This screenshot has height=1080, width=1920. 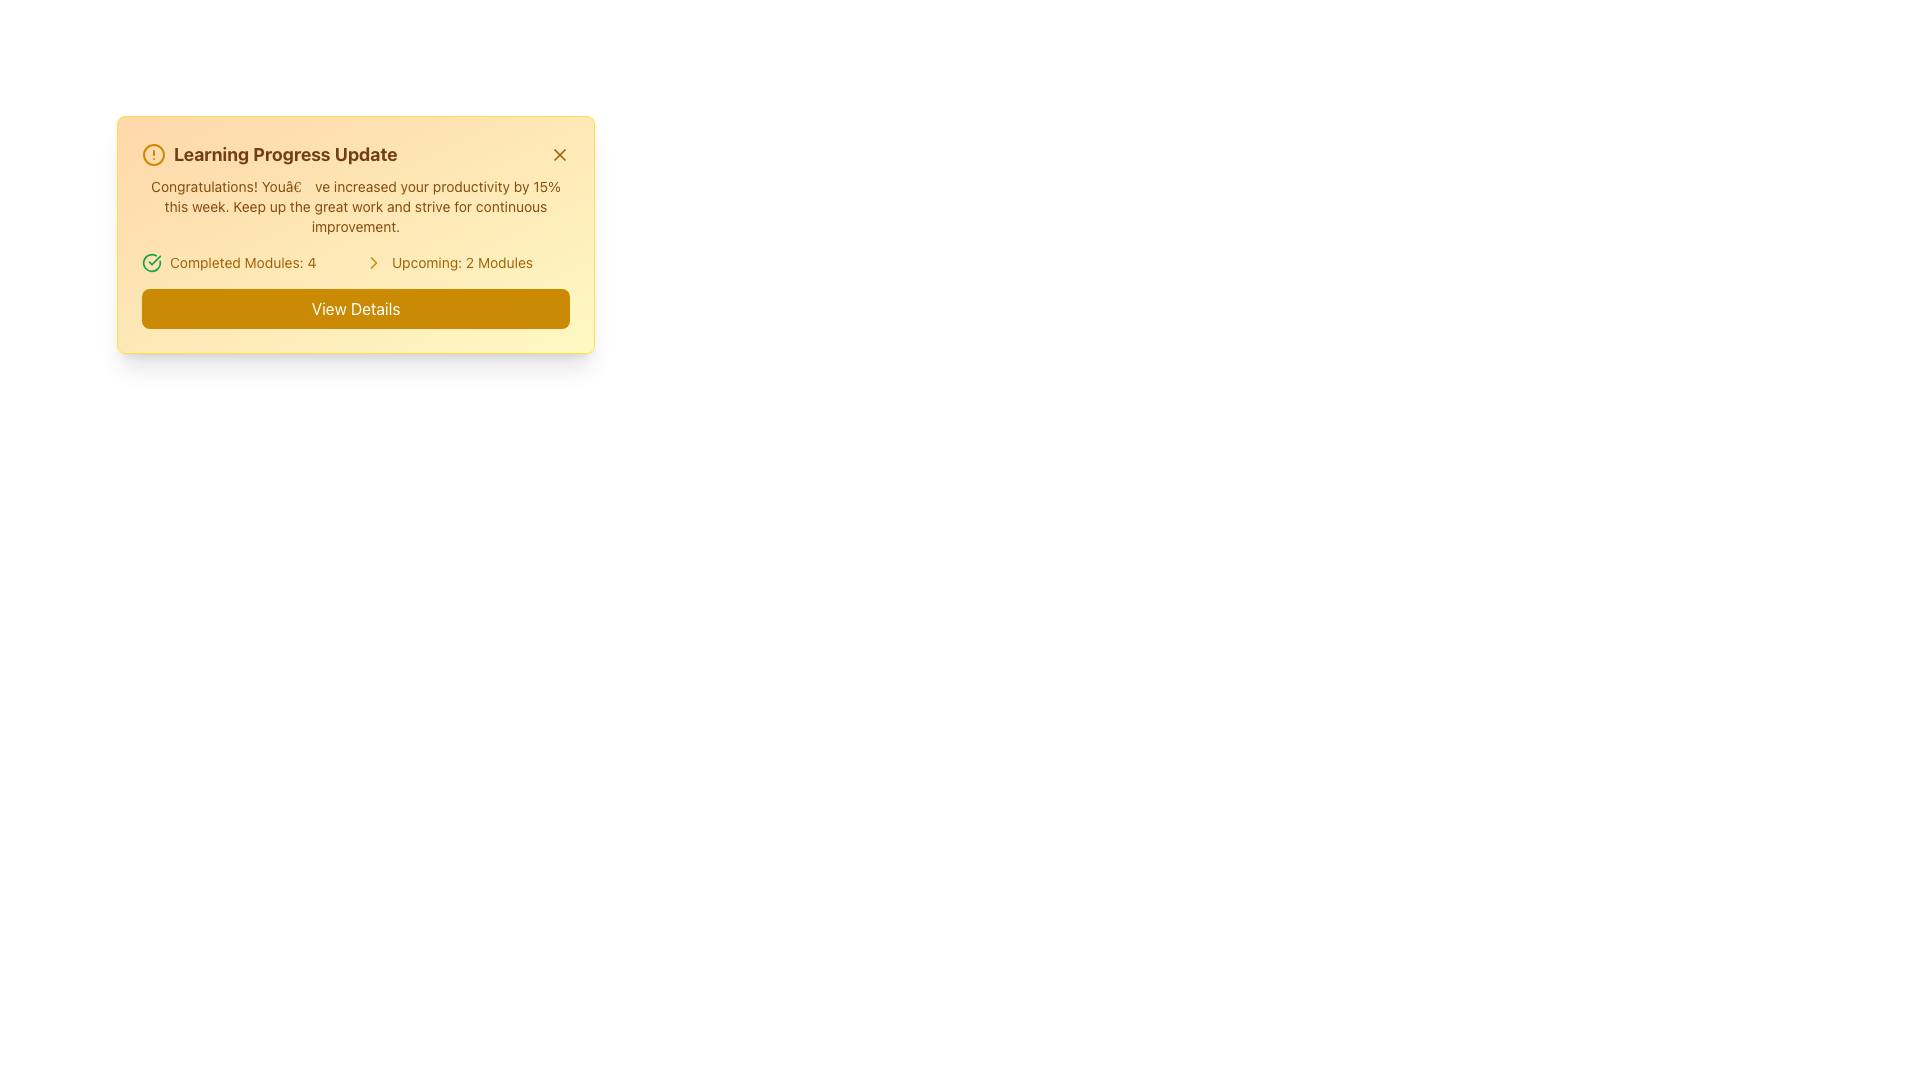 What do you see at coordinates (152, 153) in the screenshot?
I see `alert icon located to the left of the text 'Learning Progress Update' in the topmost section of the notification box by clicking on it` at bounding box center [152, 153].